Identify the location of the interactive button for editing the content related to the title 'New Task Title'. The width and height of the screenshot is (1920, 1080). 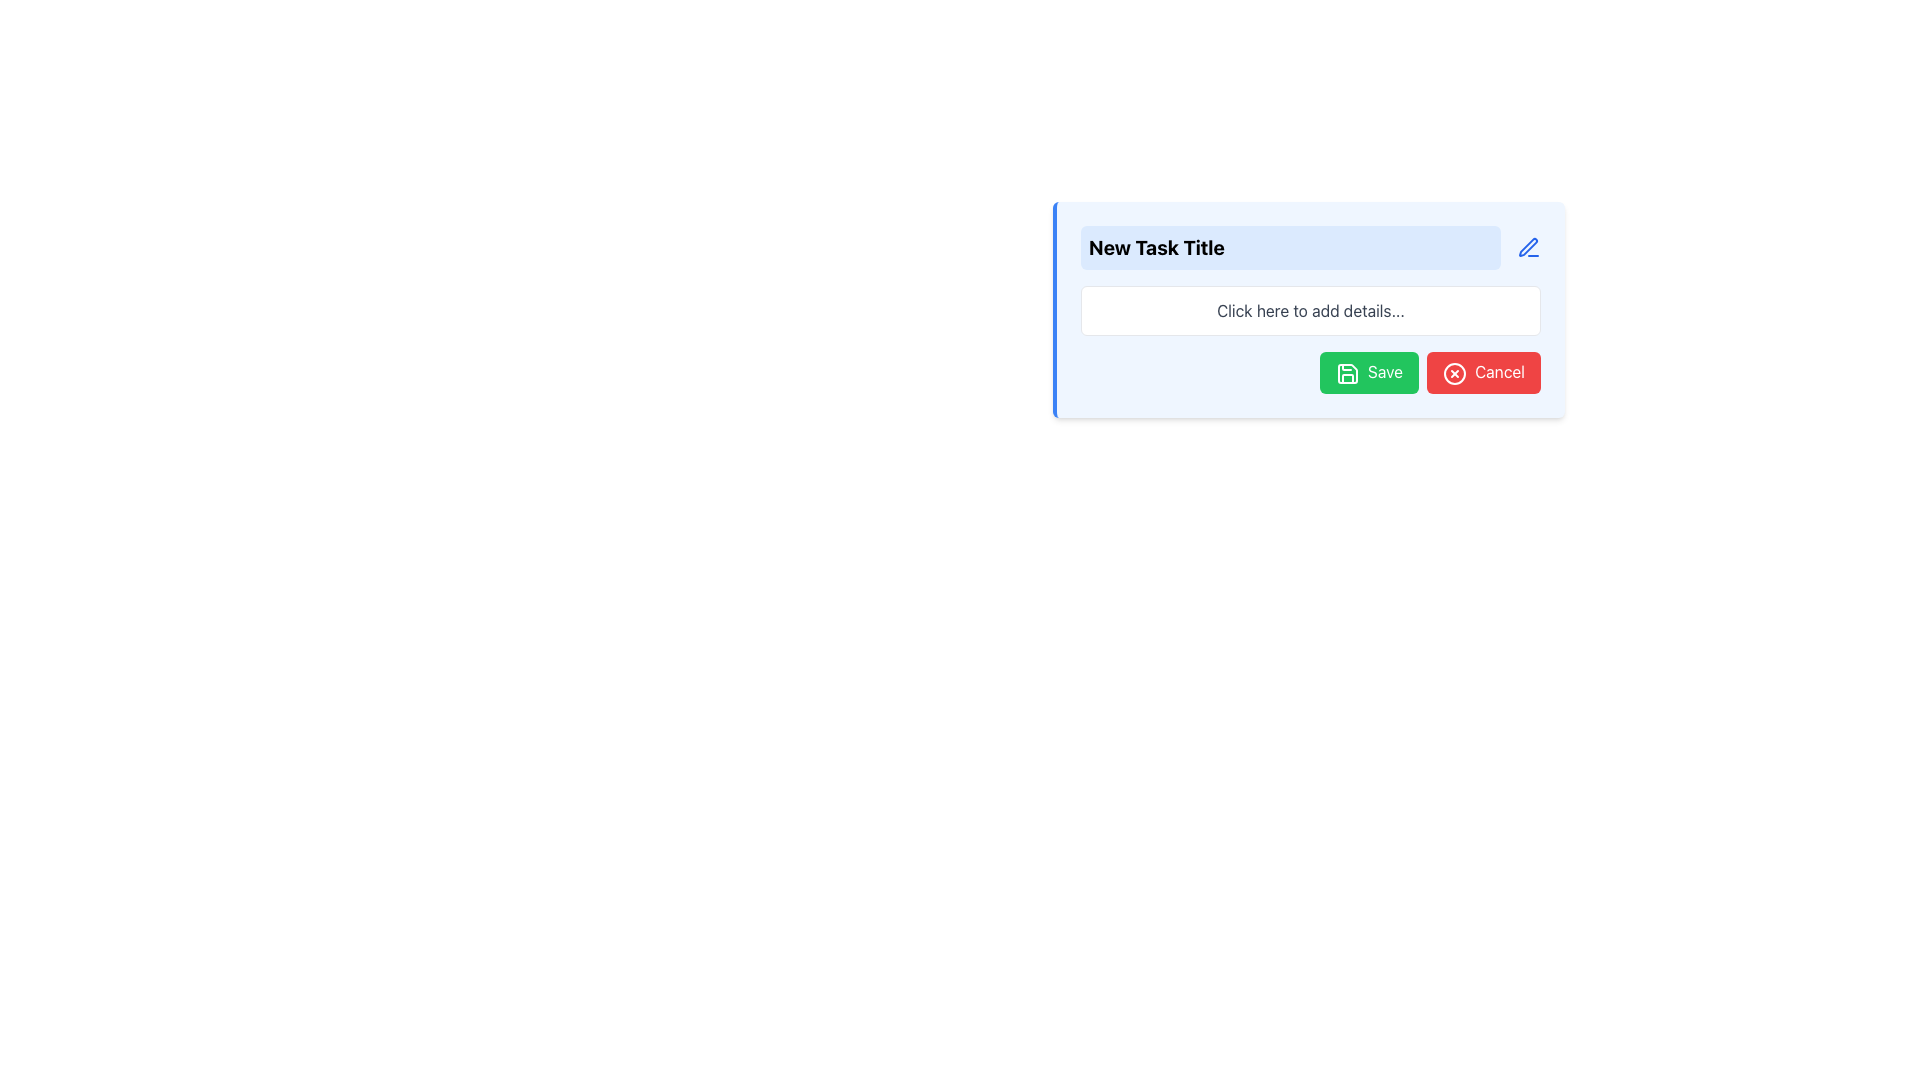
(1528, 246).